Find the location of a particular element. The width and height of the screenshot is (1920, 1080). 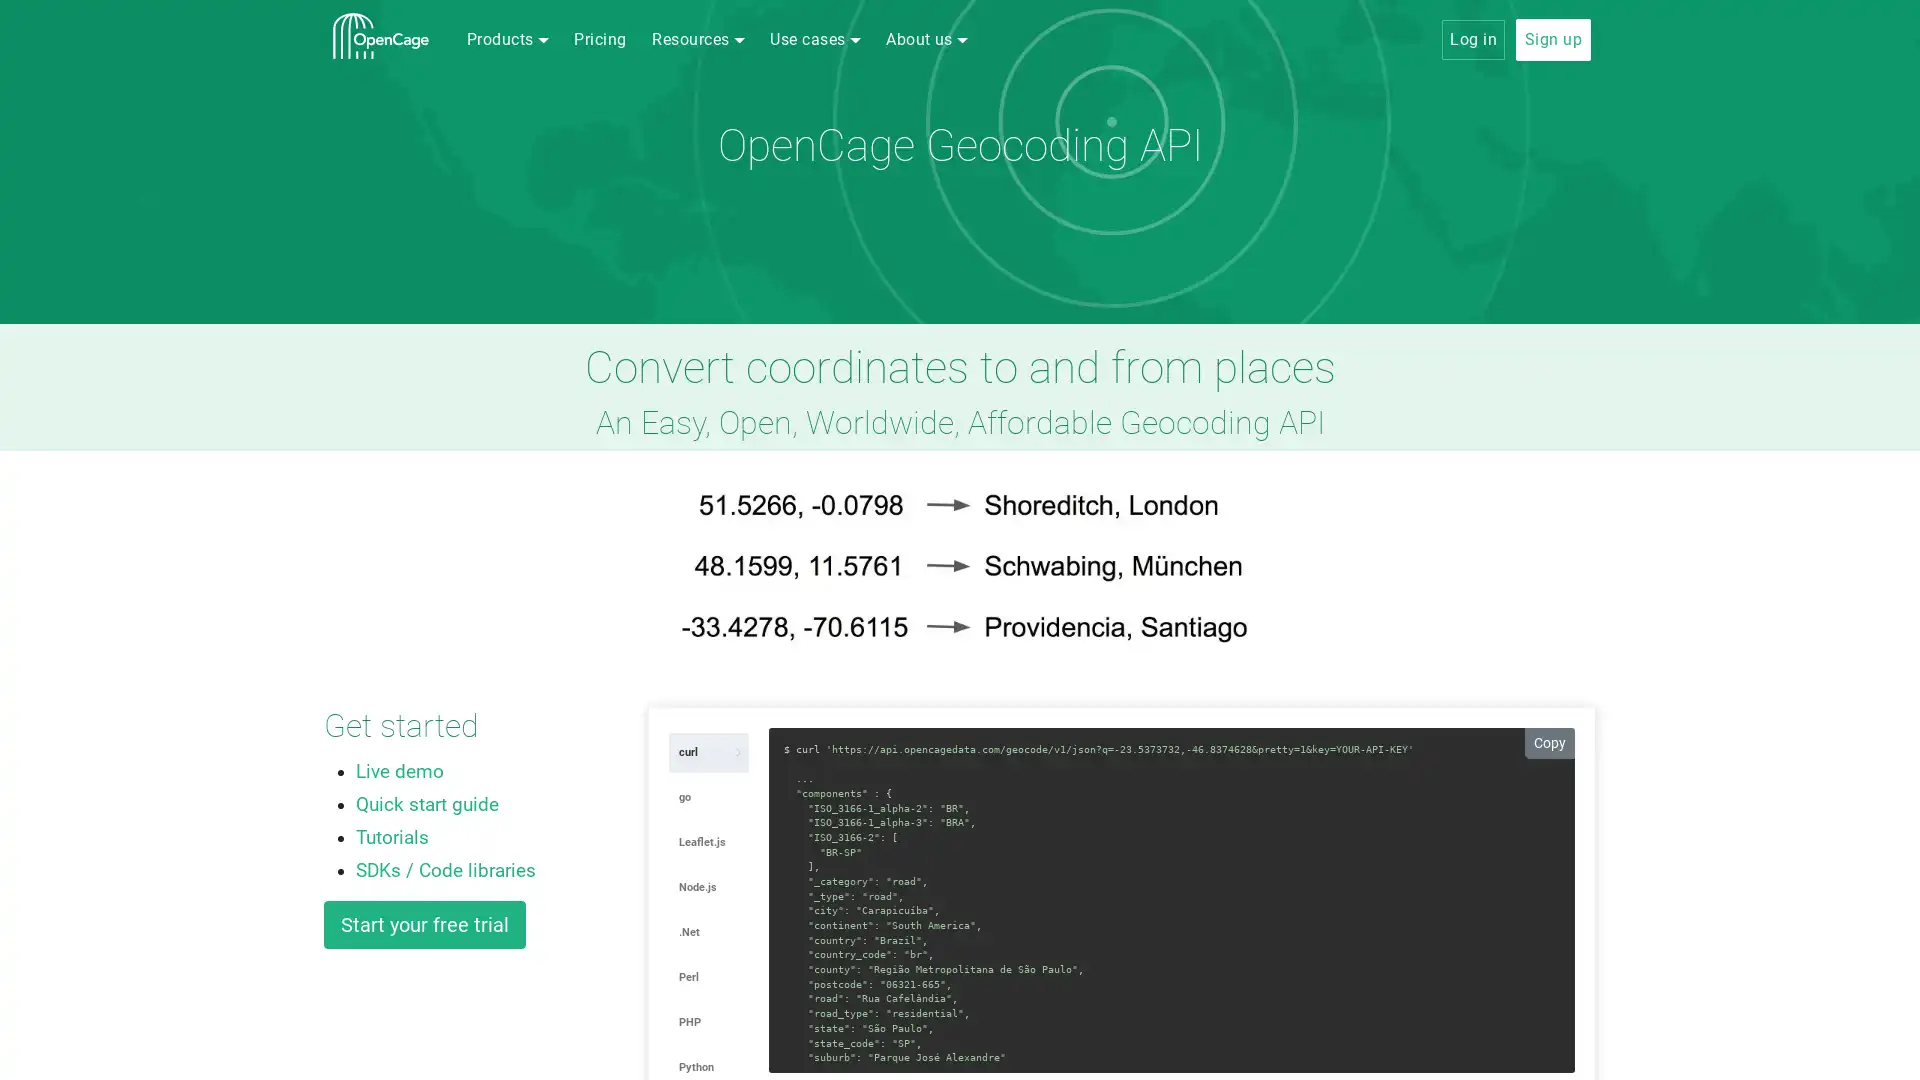

About us is located at coordinates (925, 39).